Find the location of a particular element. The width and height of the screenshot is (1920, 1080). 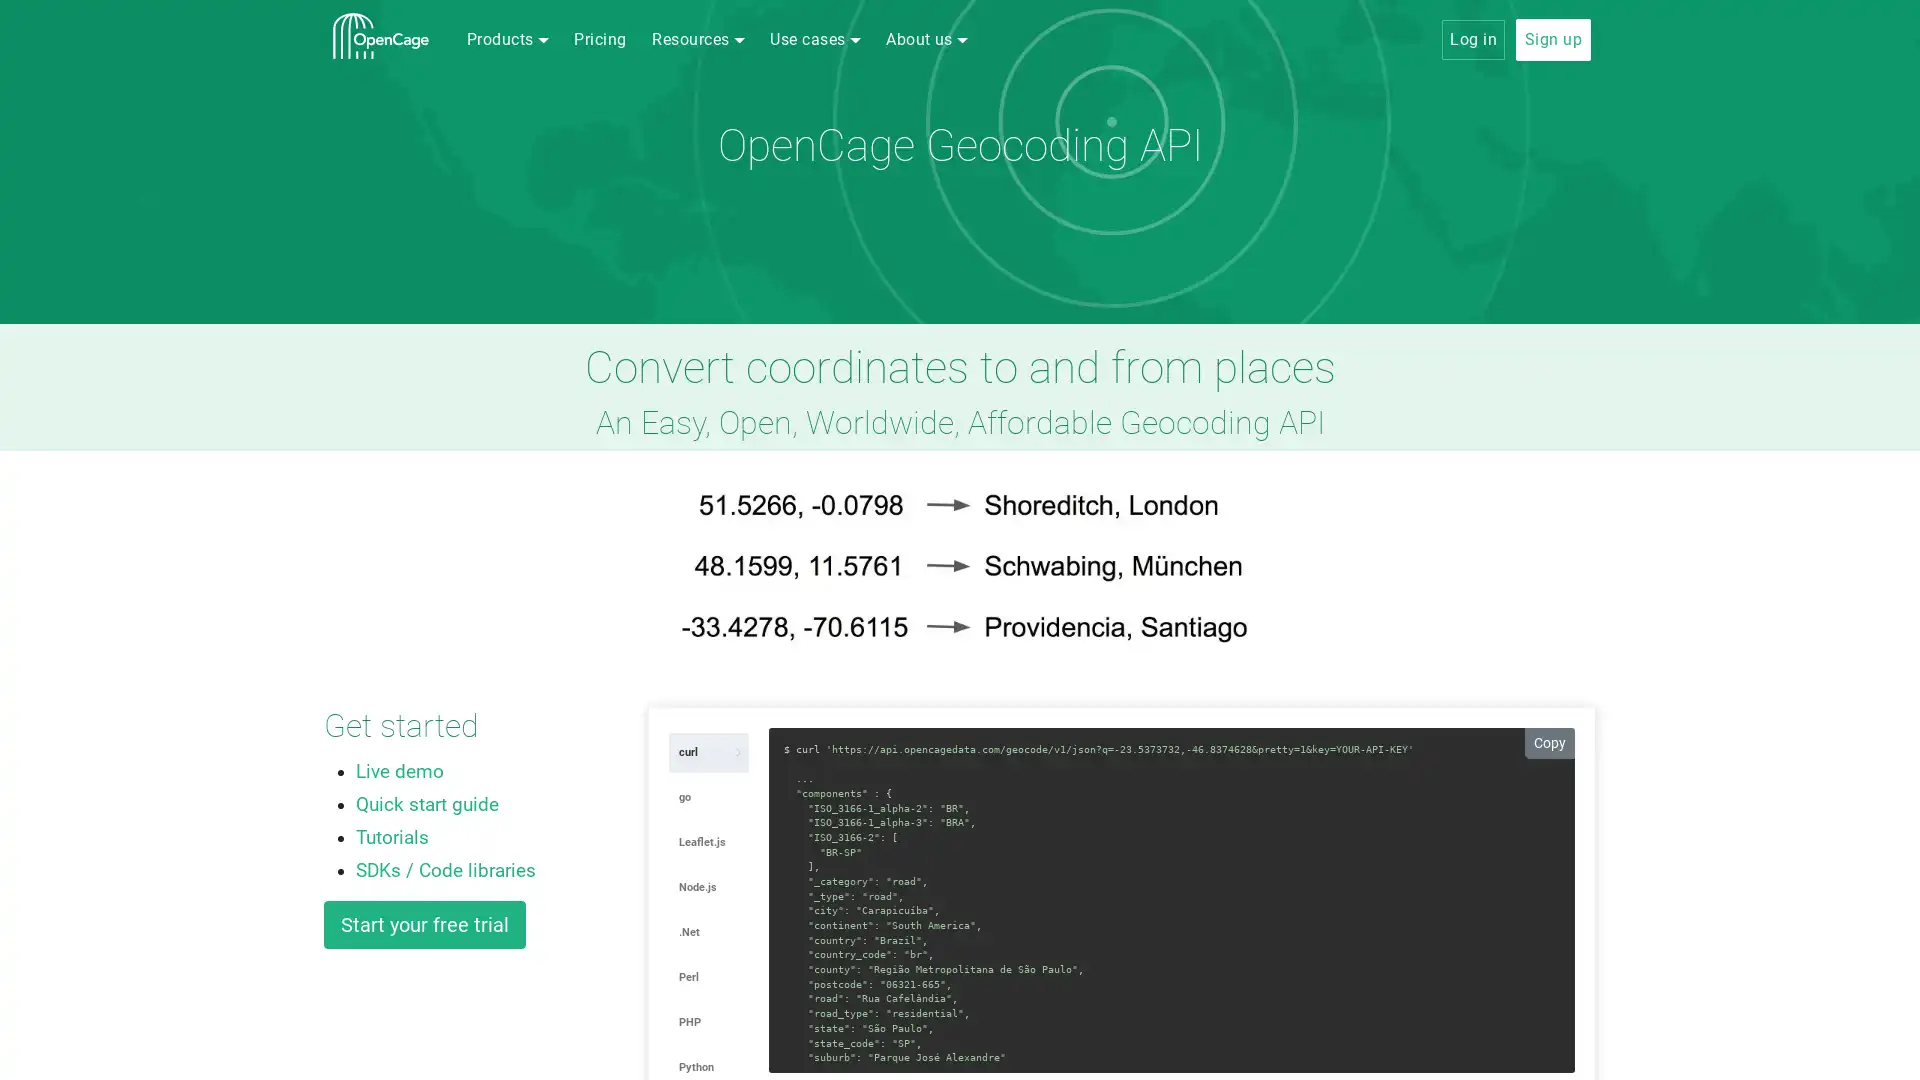

About us is located at coordinates (925, 39).